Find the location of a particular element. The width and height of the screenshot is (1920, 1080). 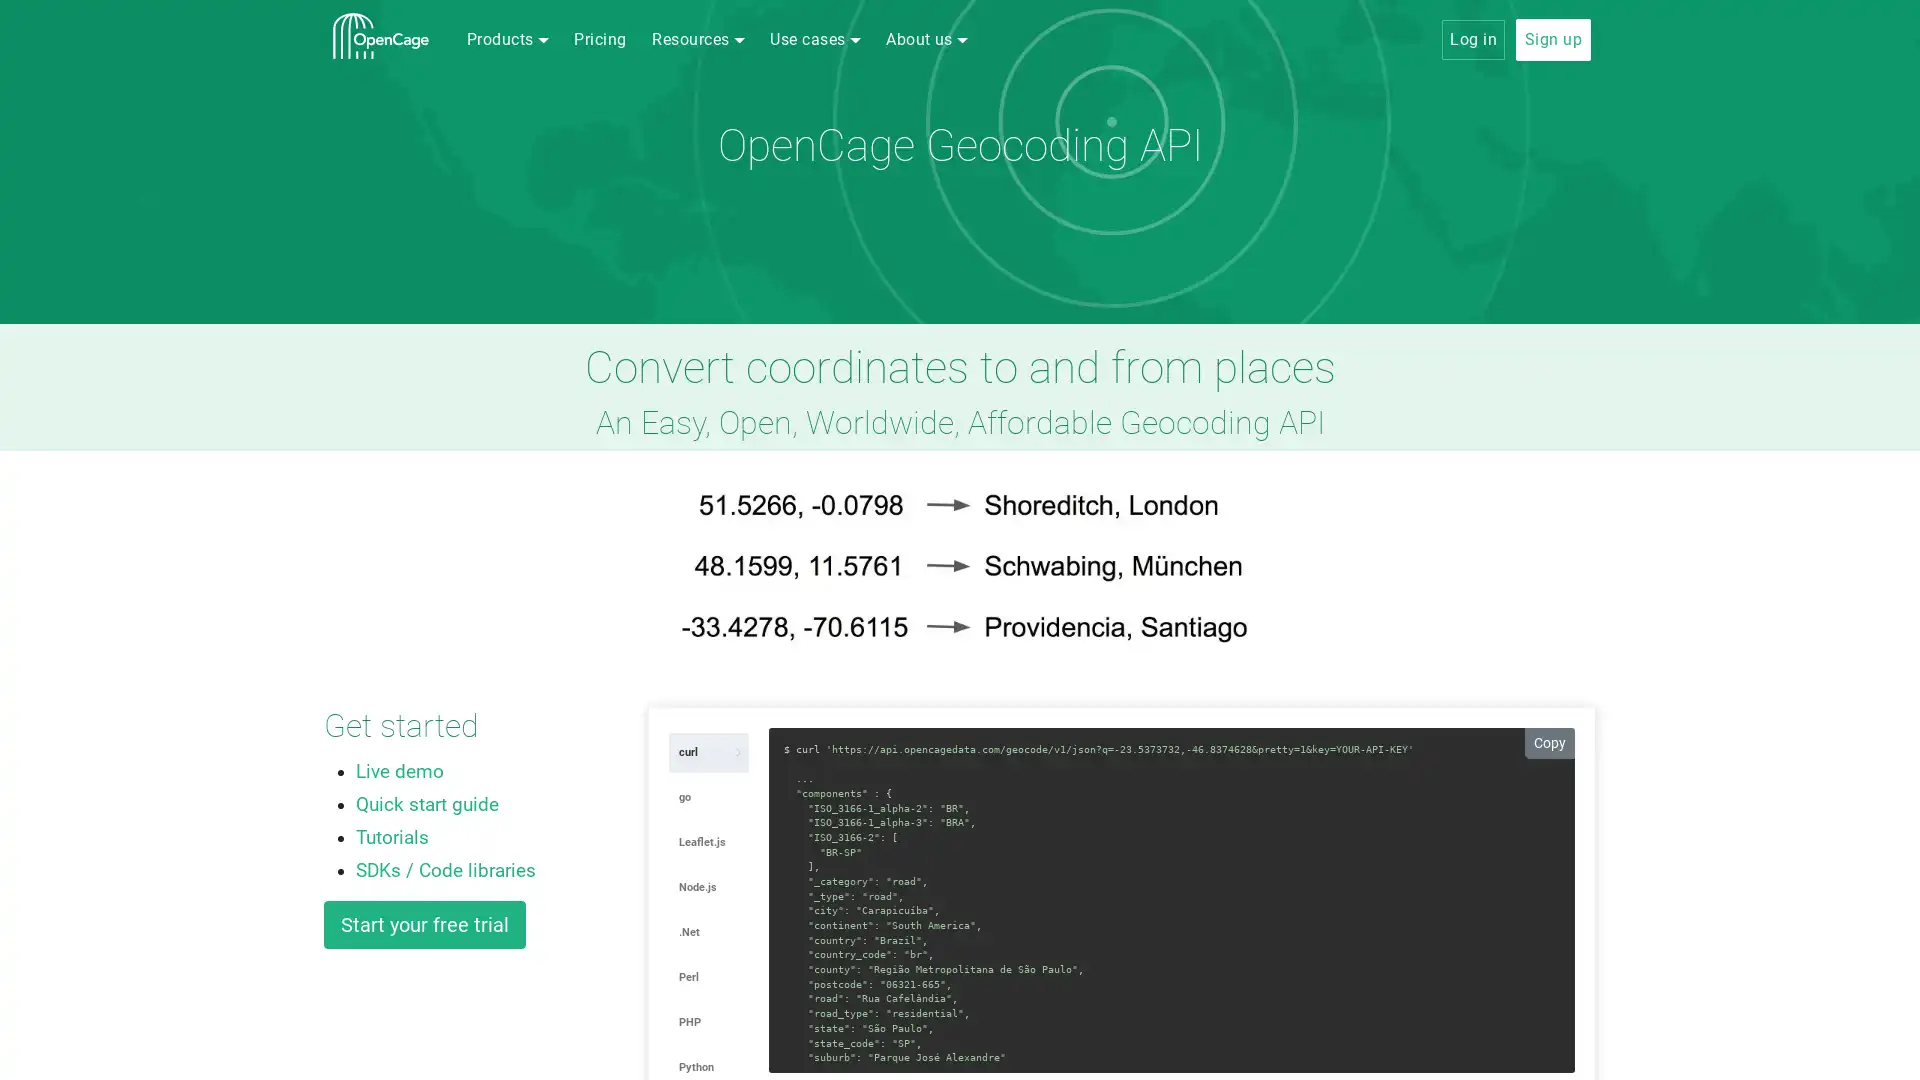

About us is located at coordinates (925, 39).